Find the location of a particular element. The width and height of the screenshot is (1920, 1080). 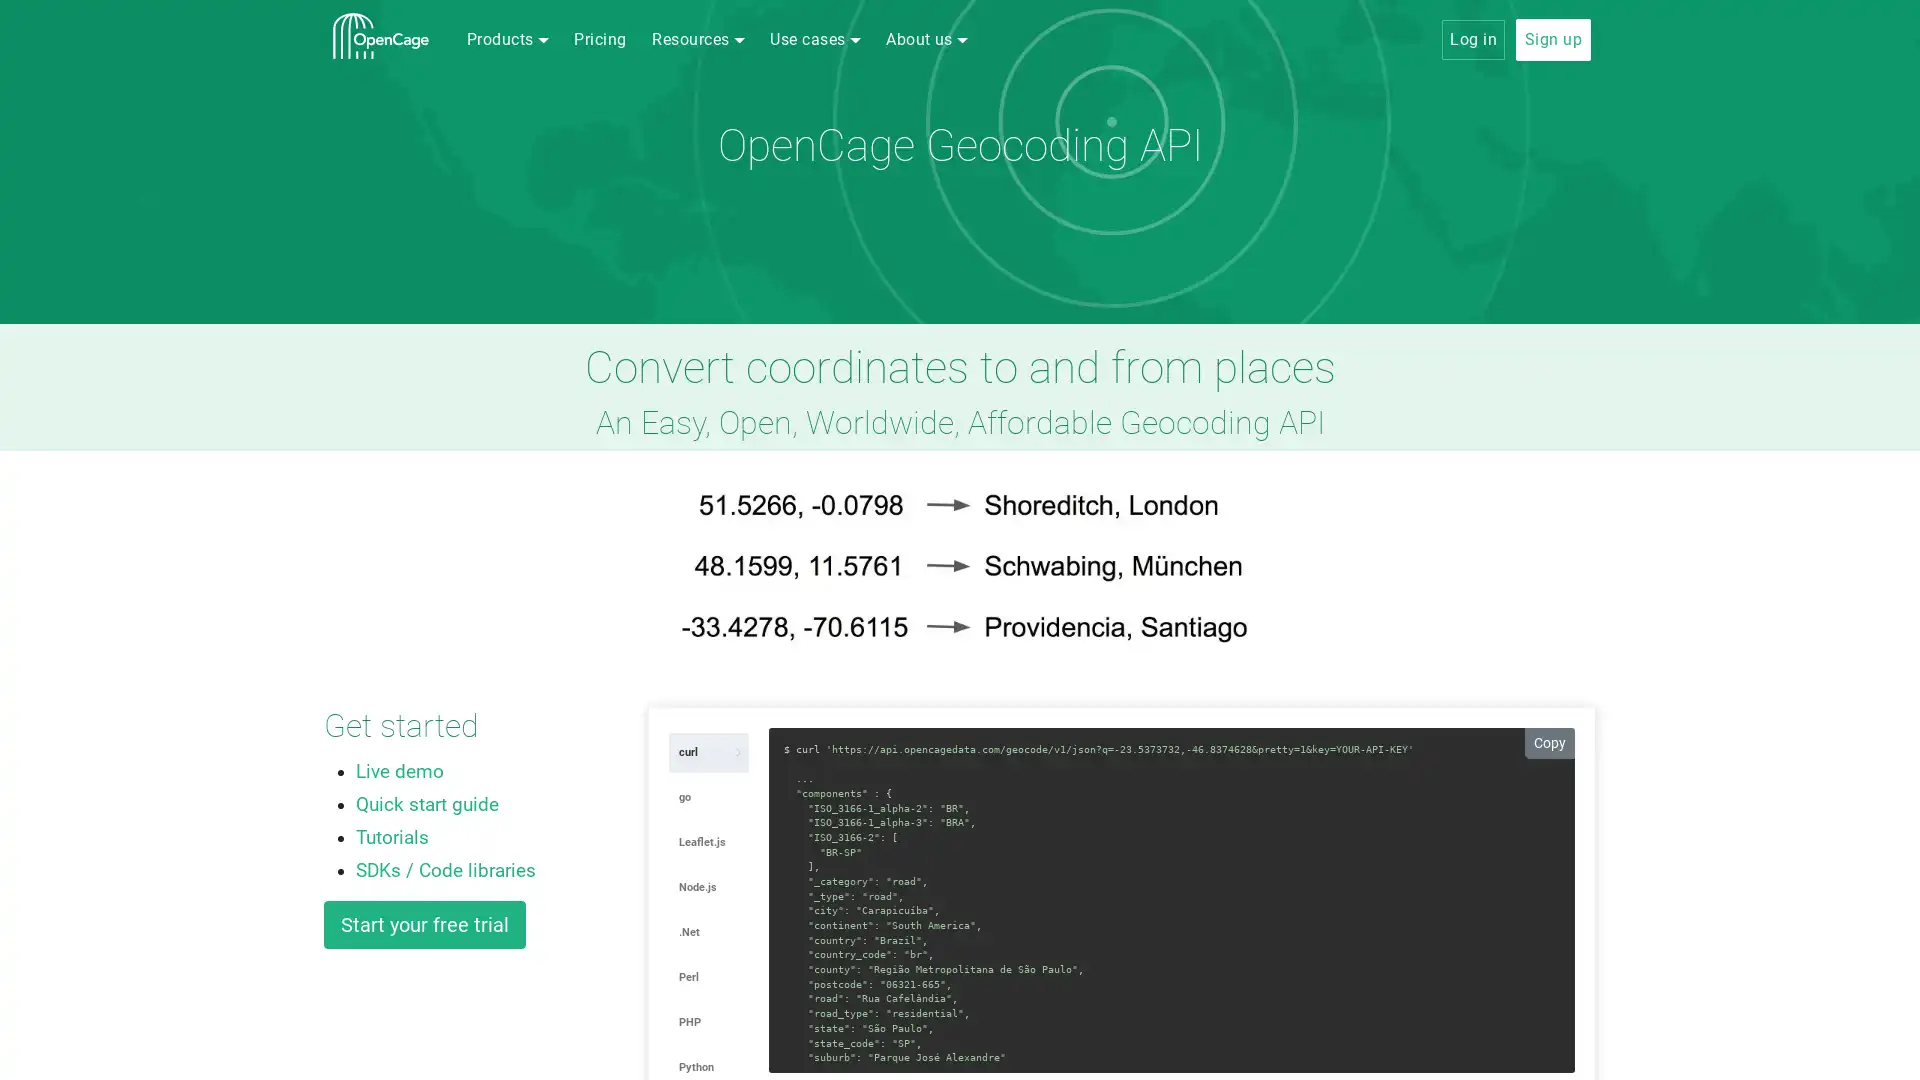

About us is located at coordinates (925, 39).